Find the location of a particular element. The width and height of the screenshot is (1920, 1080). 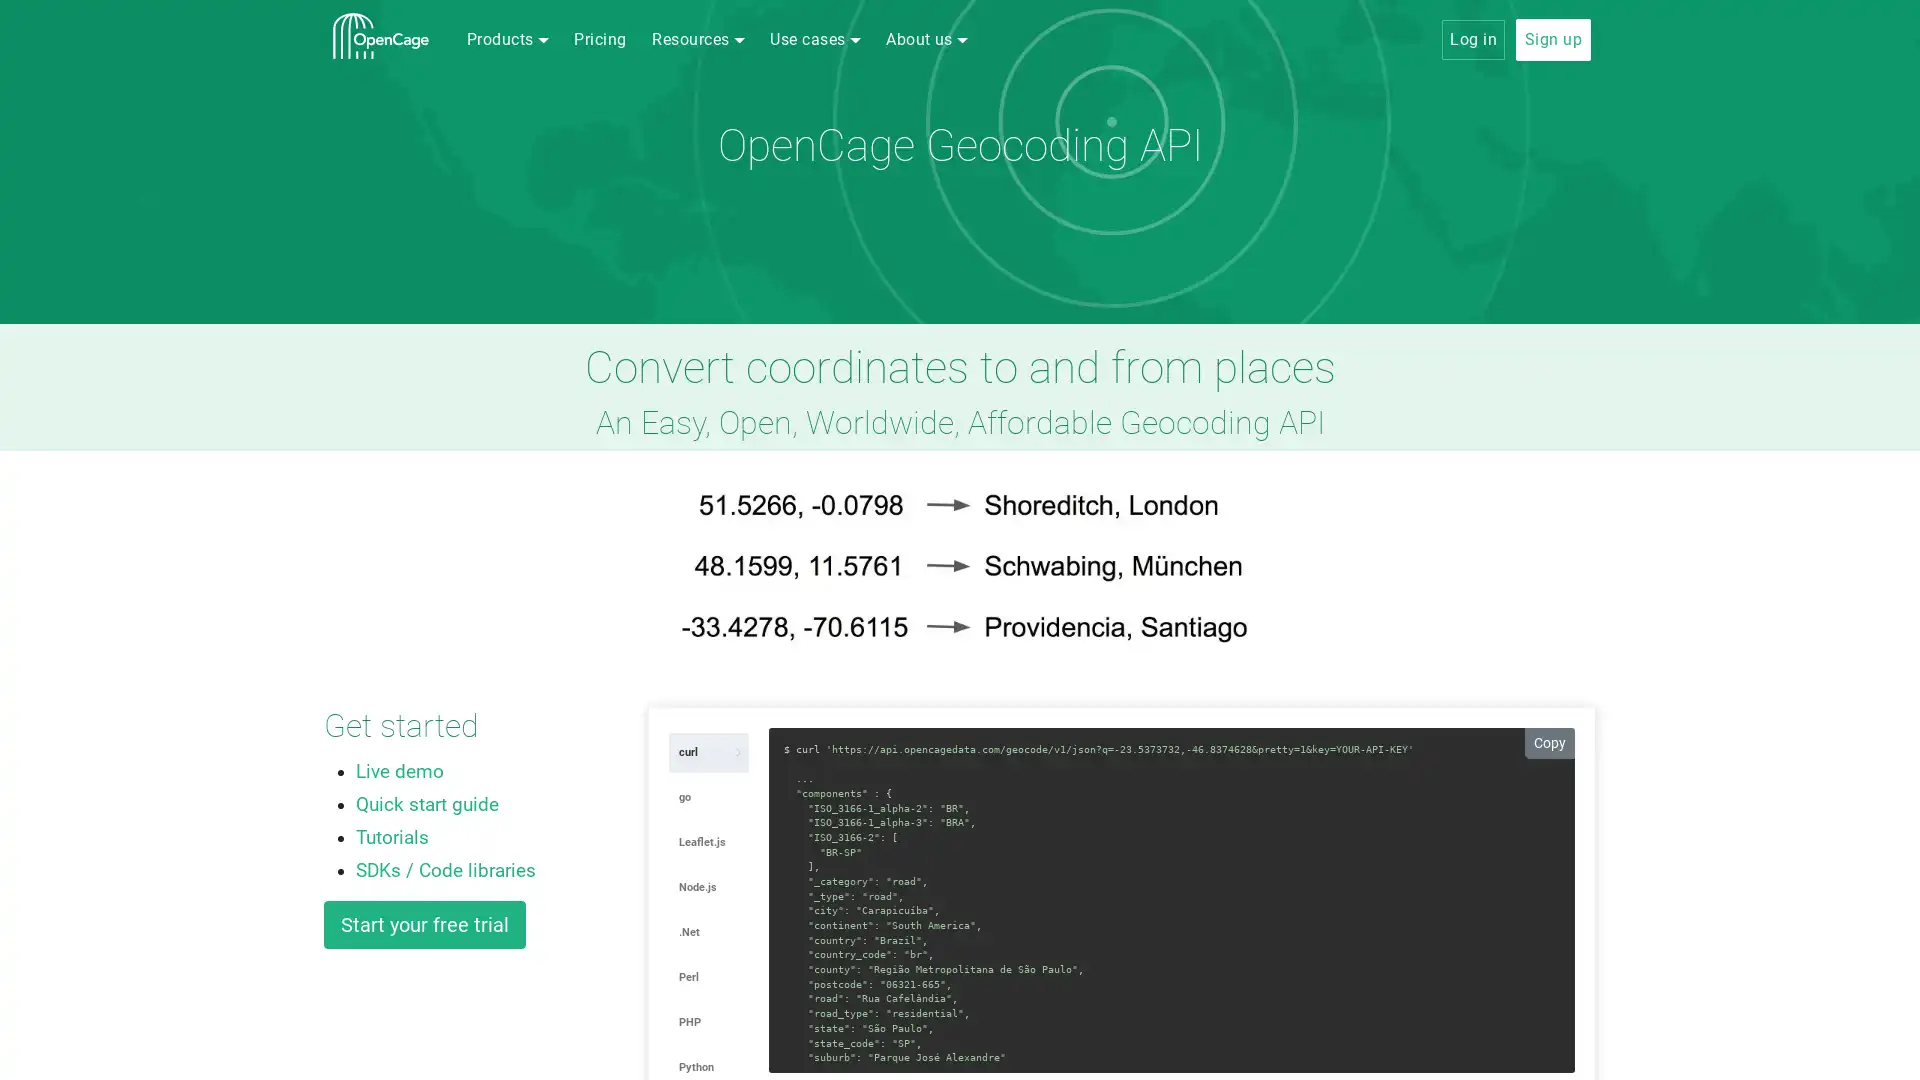

About us is located at coordinates (925, 39).